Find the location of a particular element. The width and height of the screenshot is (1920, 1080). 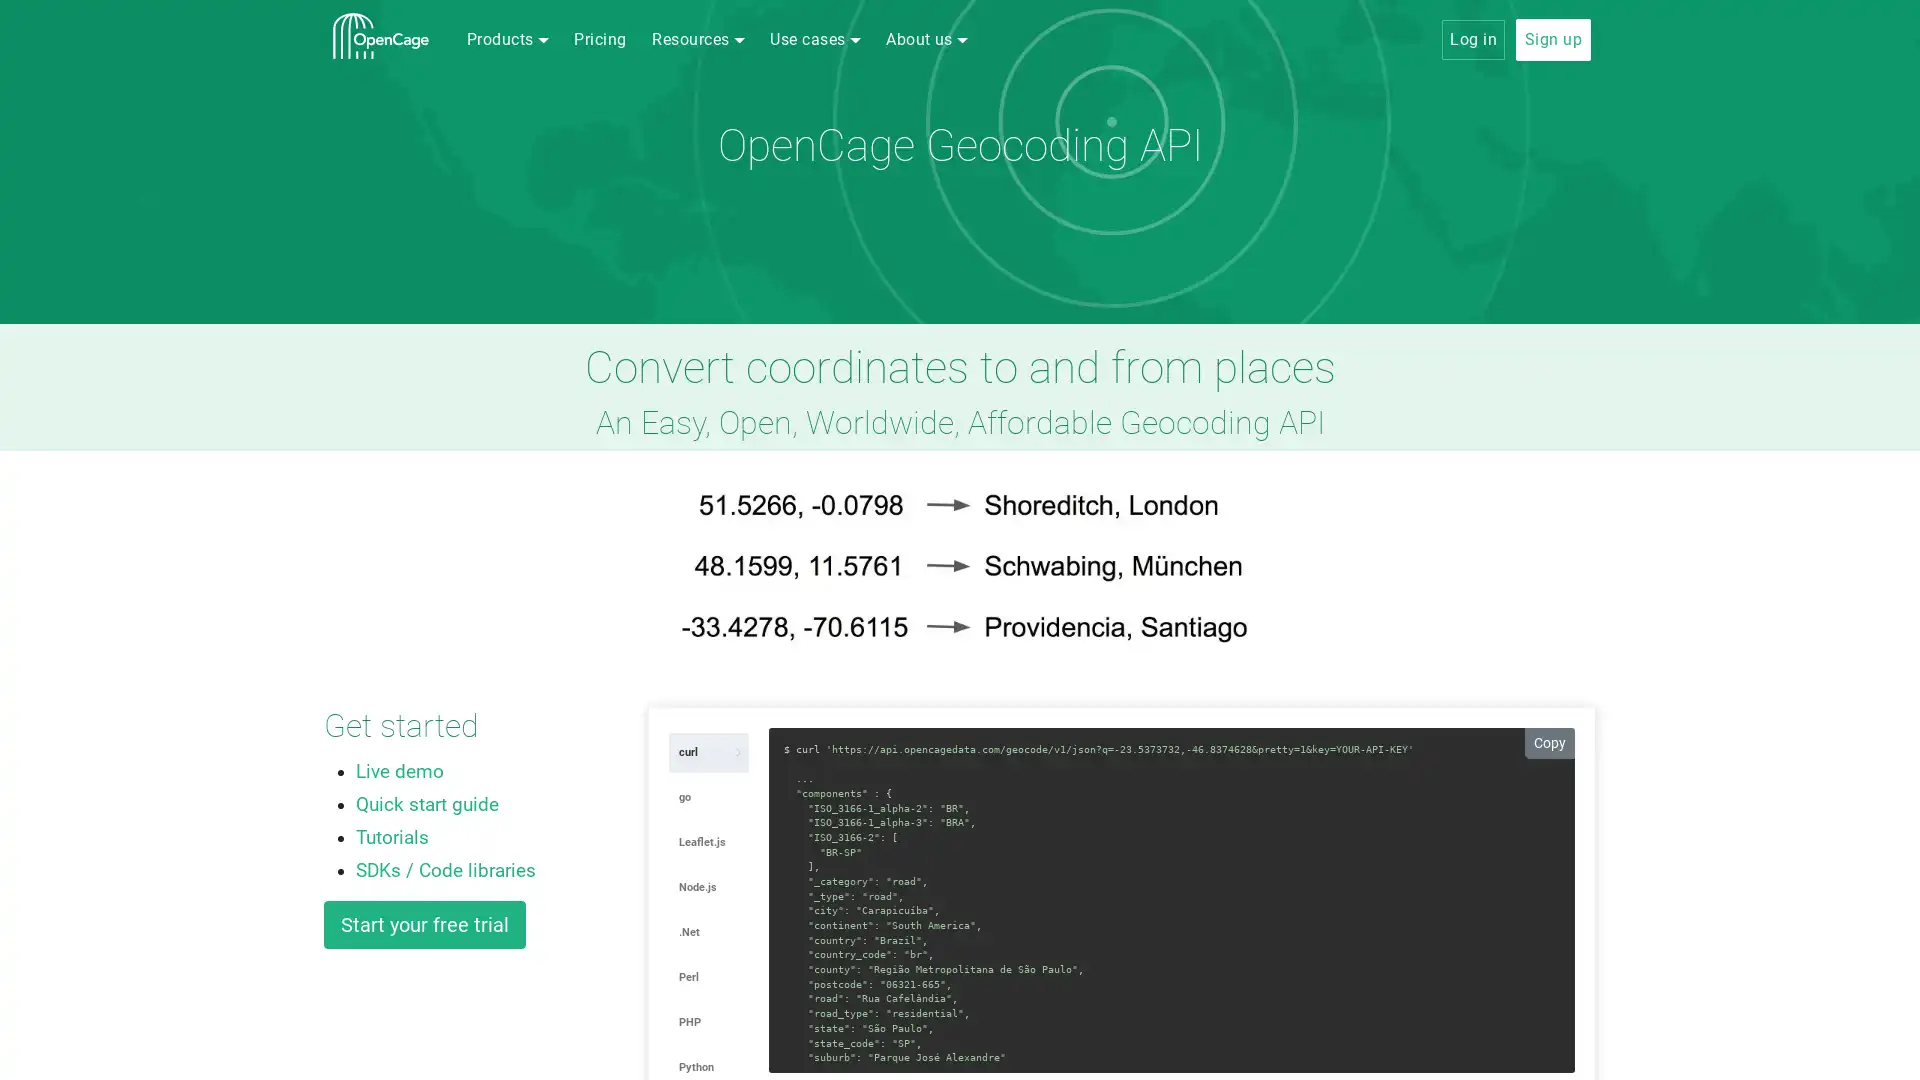

About us is located at coordinates (925, 39).